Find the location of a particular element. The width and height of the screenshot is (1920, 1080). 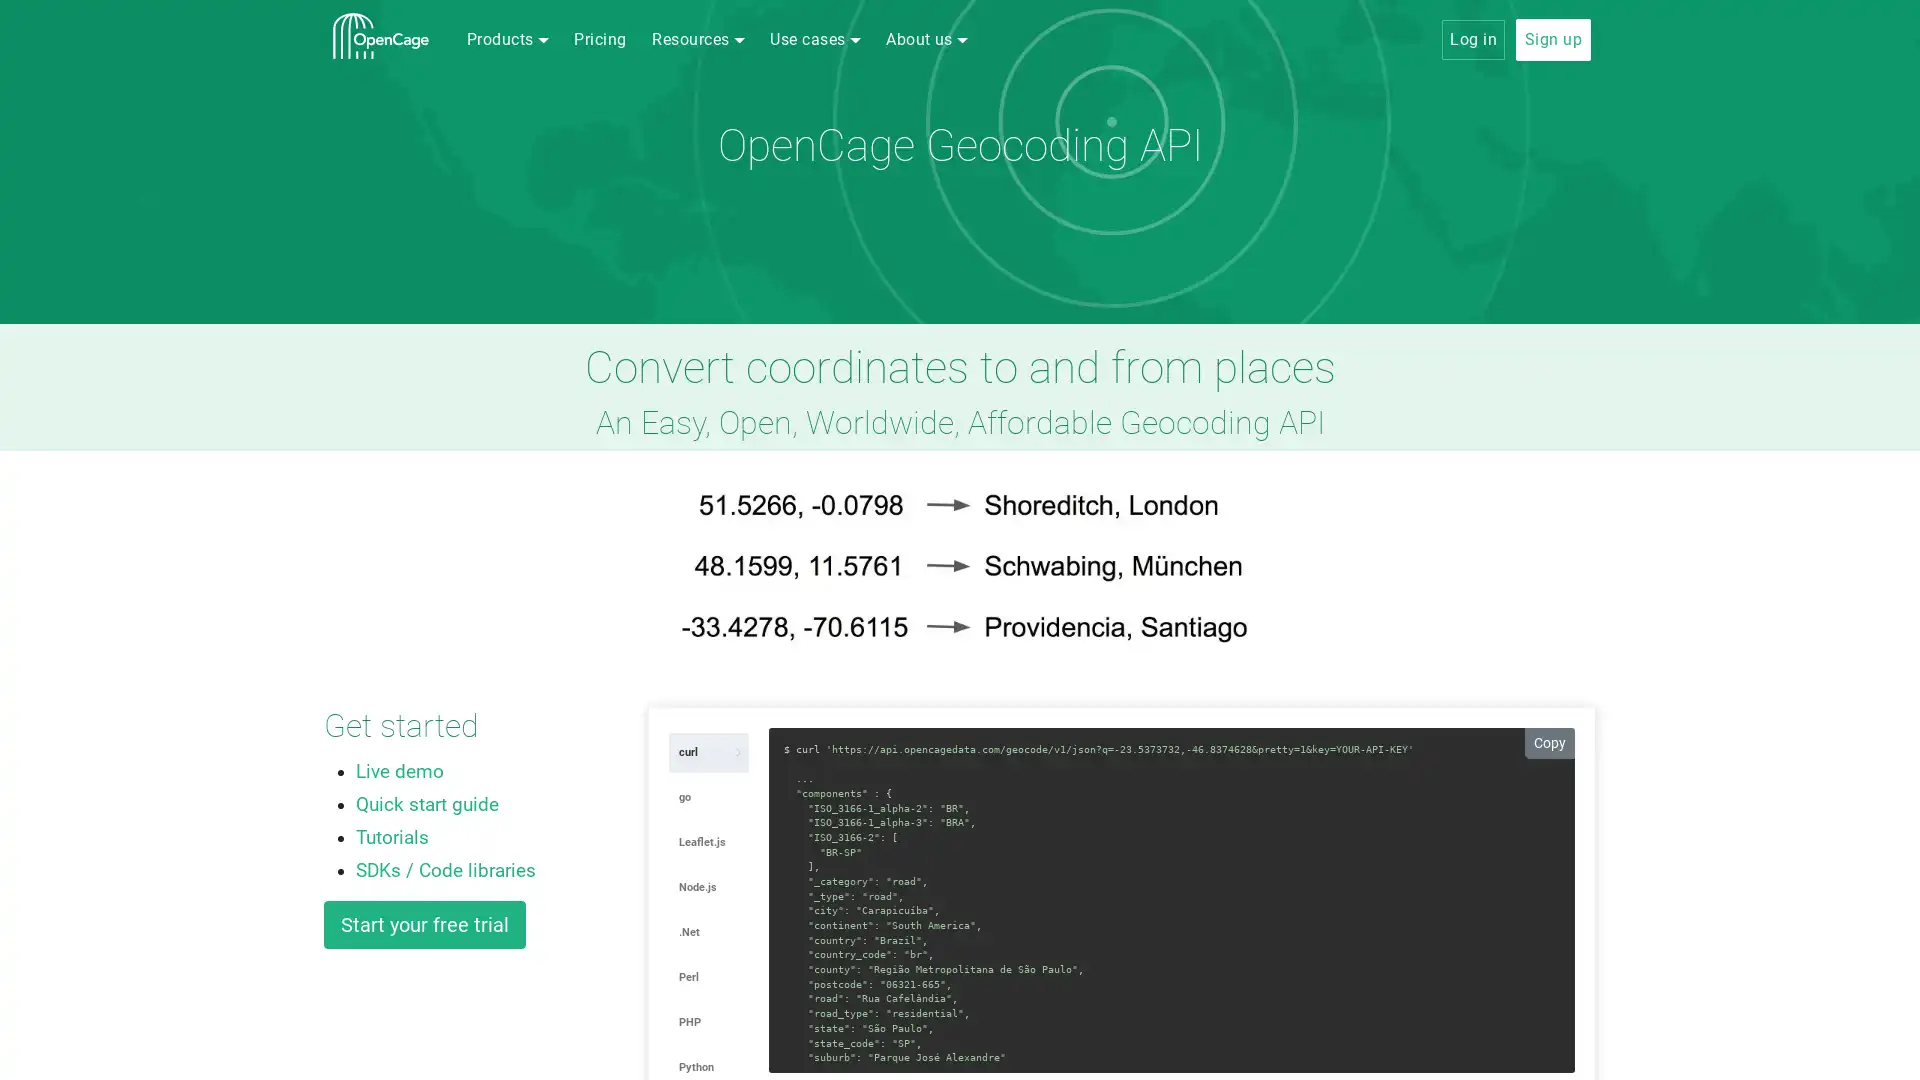

About us is located at coordinates (925, 39).